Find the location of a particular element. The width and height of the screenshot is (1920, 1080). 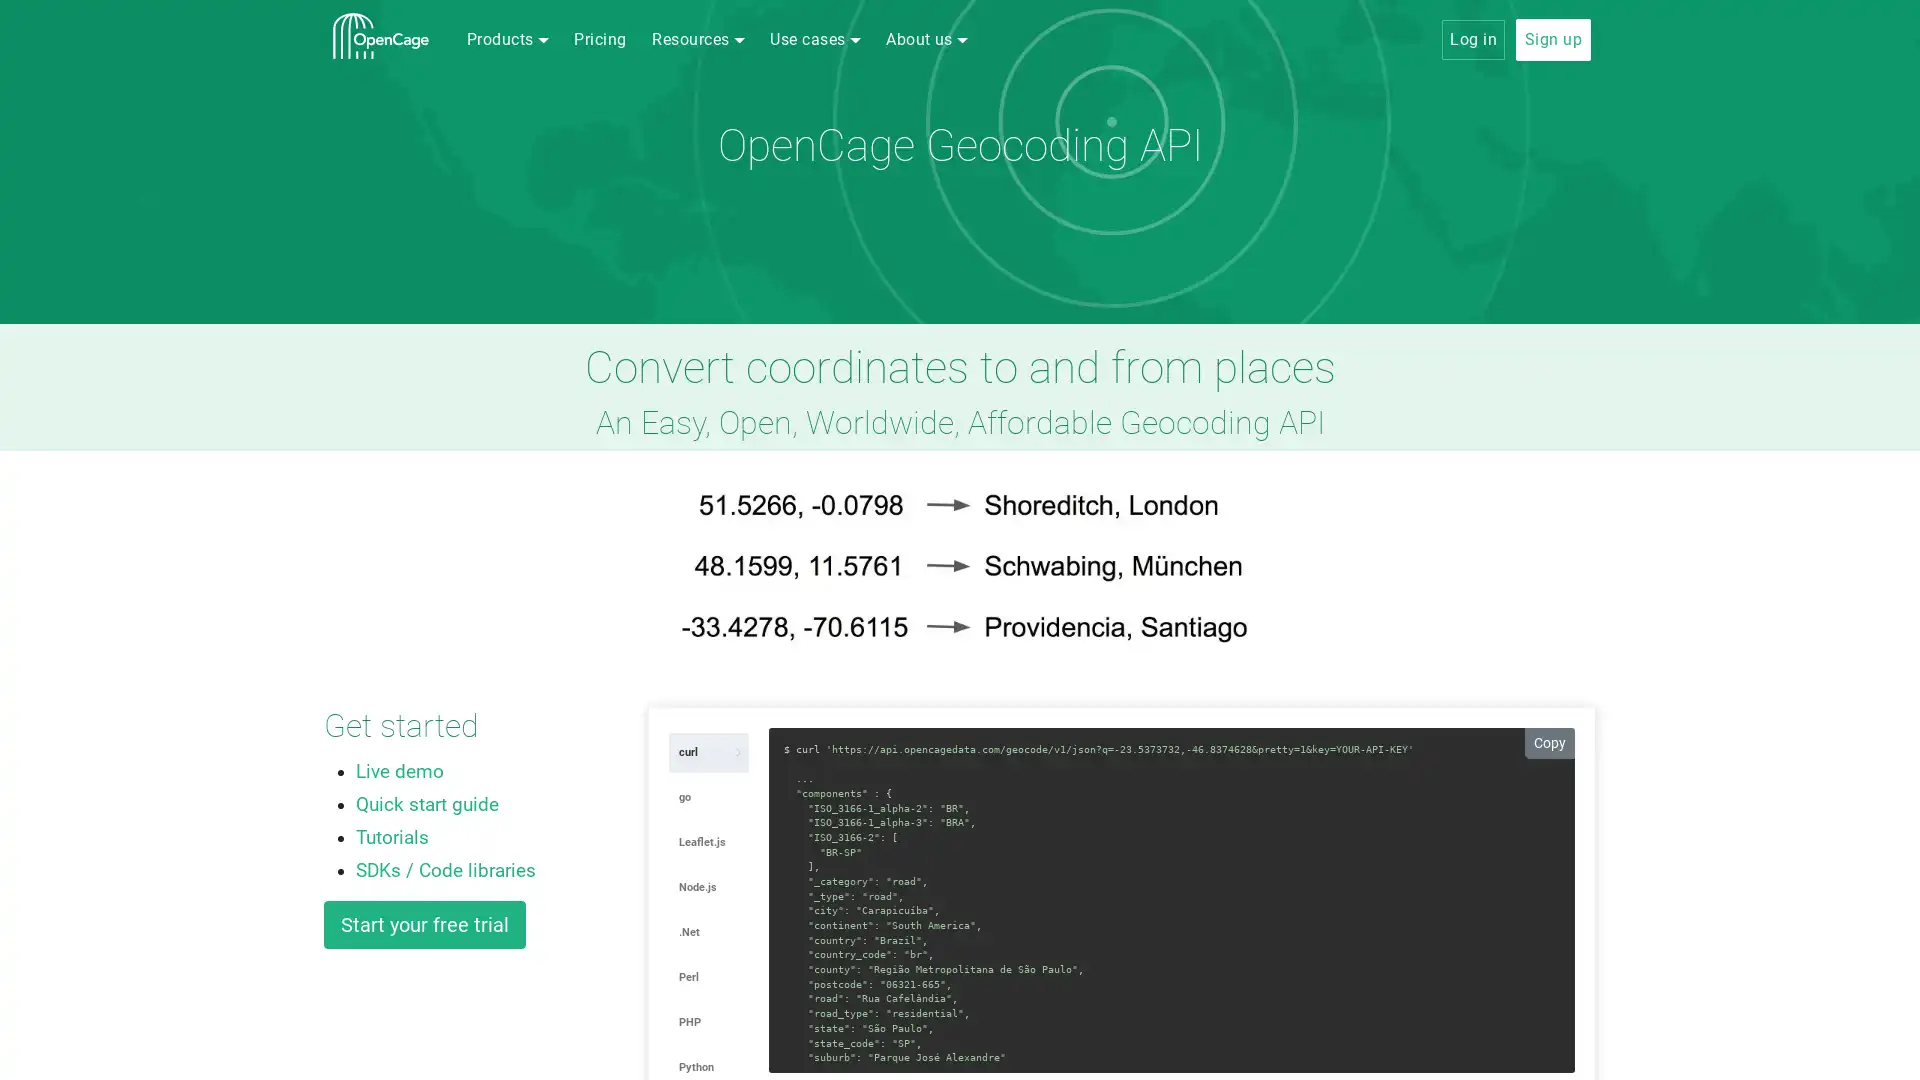

About us is located at coordinates (925, 39).